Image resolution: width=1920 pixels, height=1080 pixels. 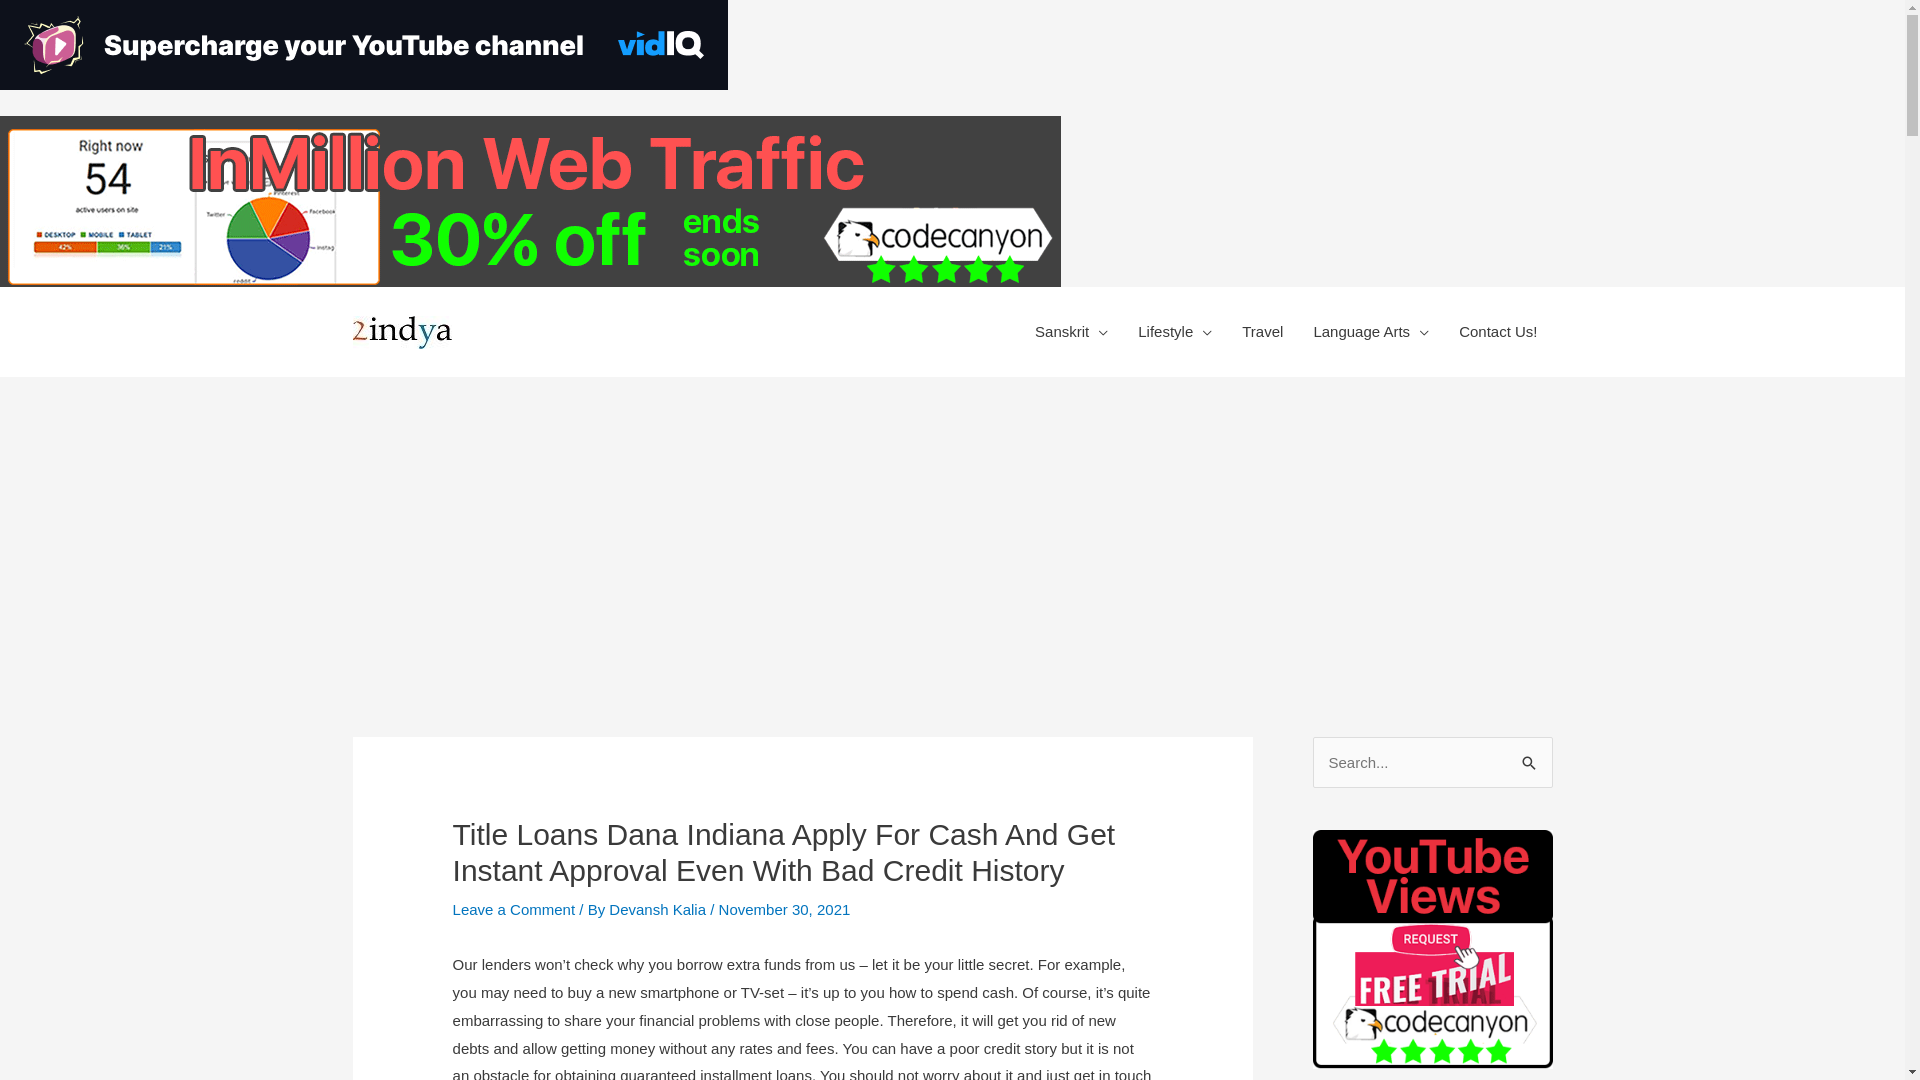 What do you see at coordinates (1444, 330) in the screenshot?
I see `'Contact Us!'` at bounding box center [1444, 330].